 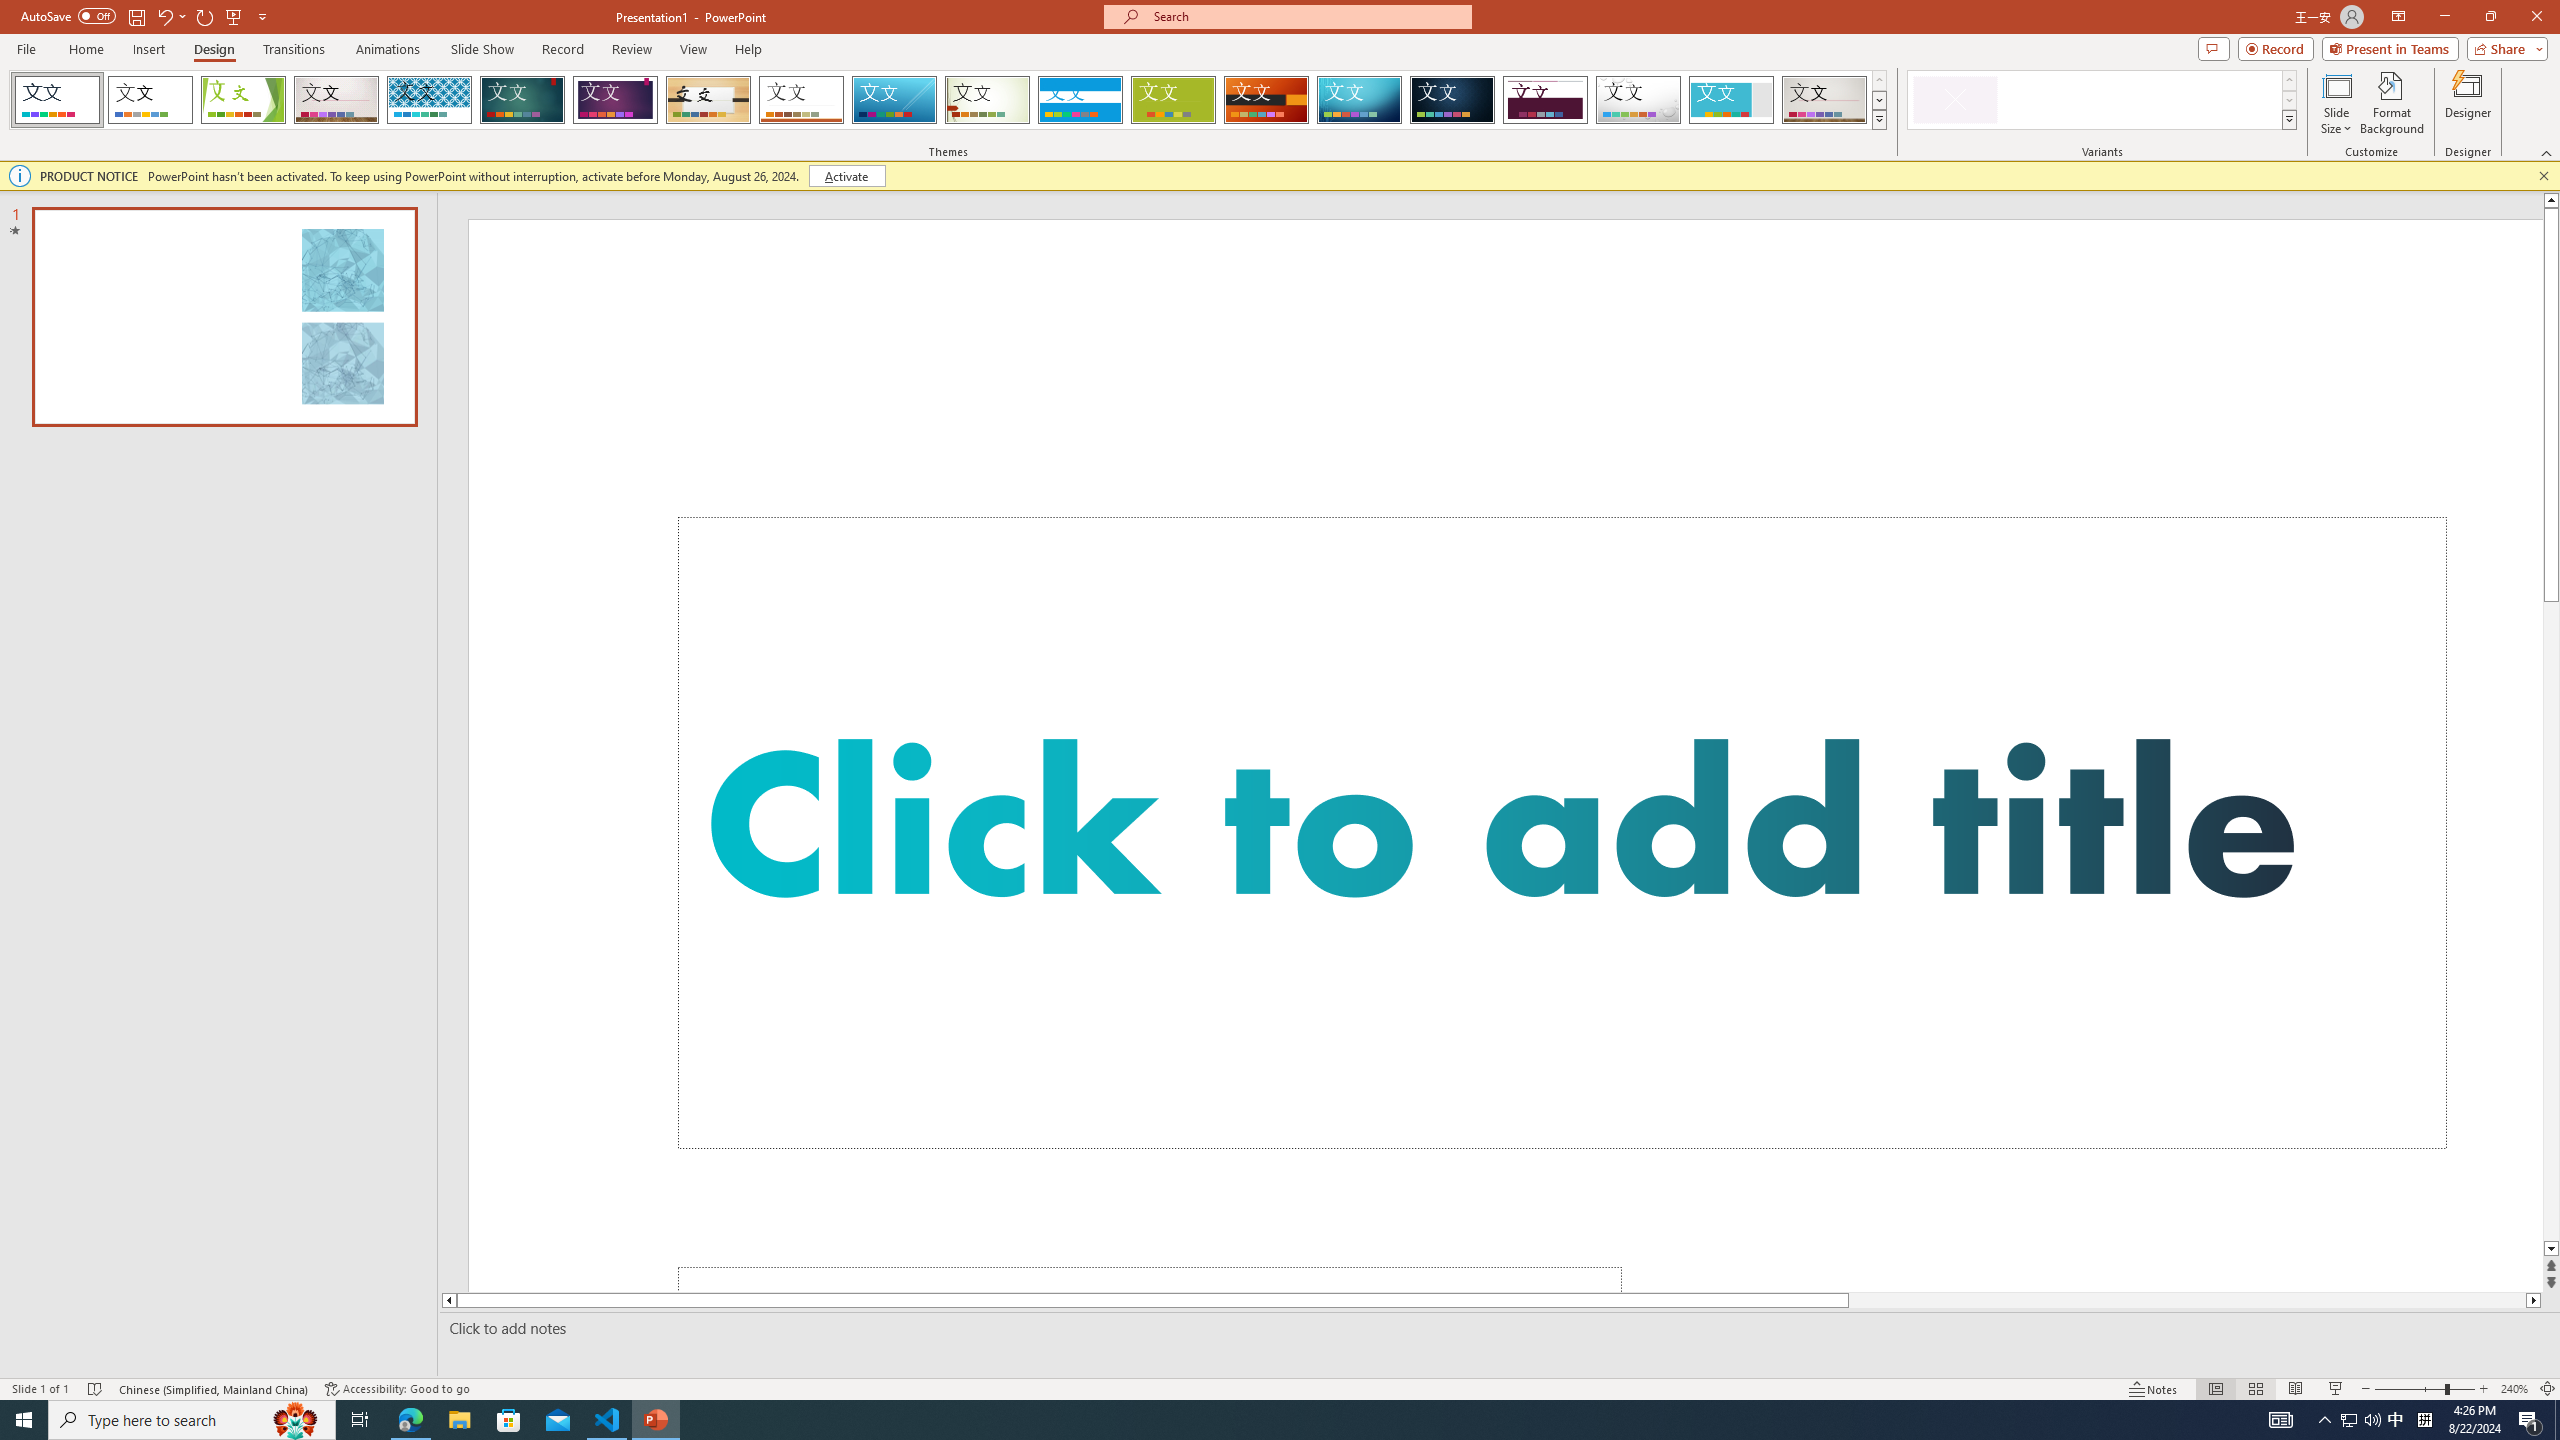 I want to click on 'Basis', so click(x=1173, y=99).